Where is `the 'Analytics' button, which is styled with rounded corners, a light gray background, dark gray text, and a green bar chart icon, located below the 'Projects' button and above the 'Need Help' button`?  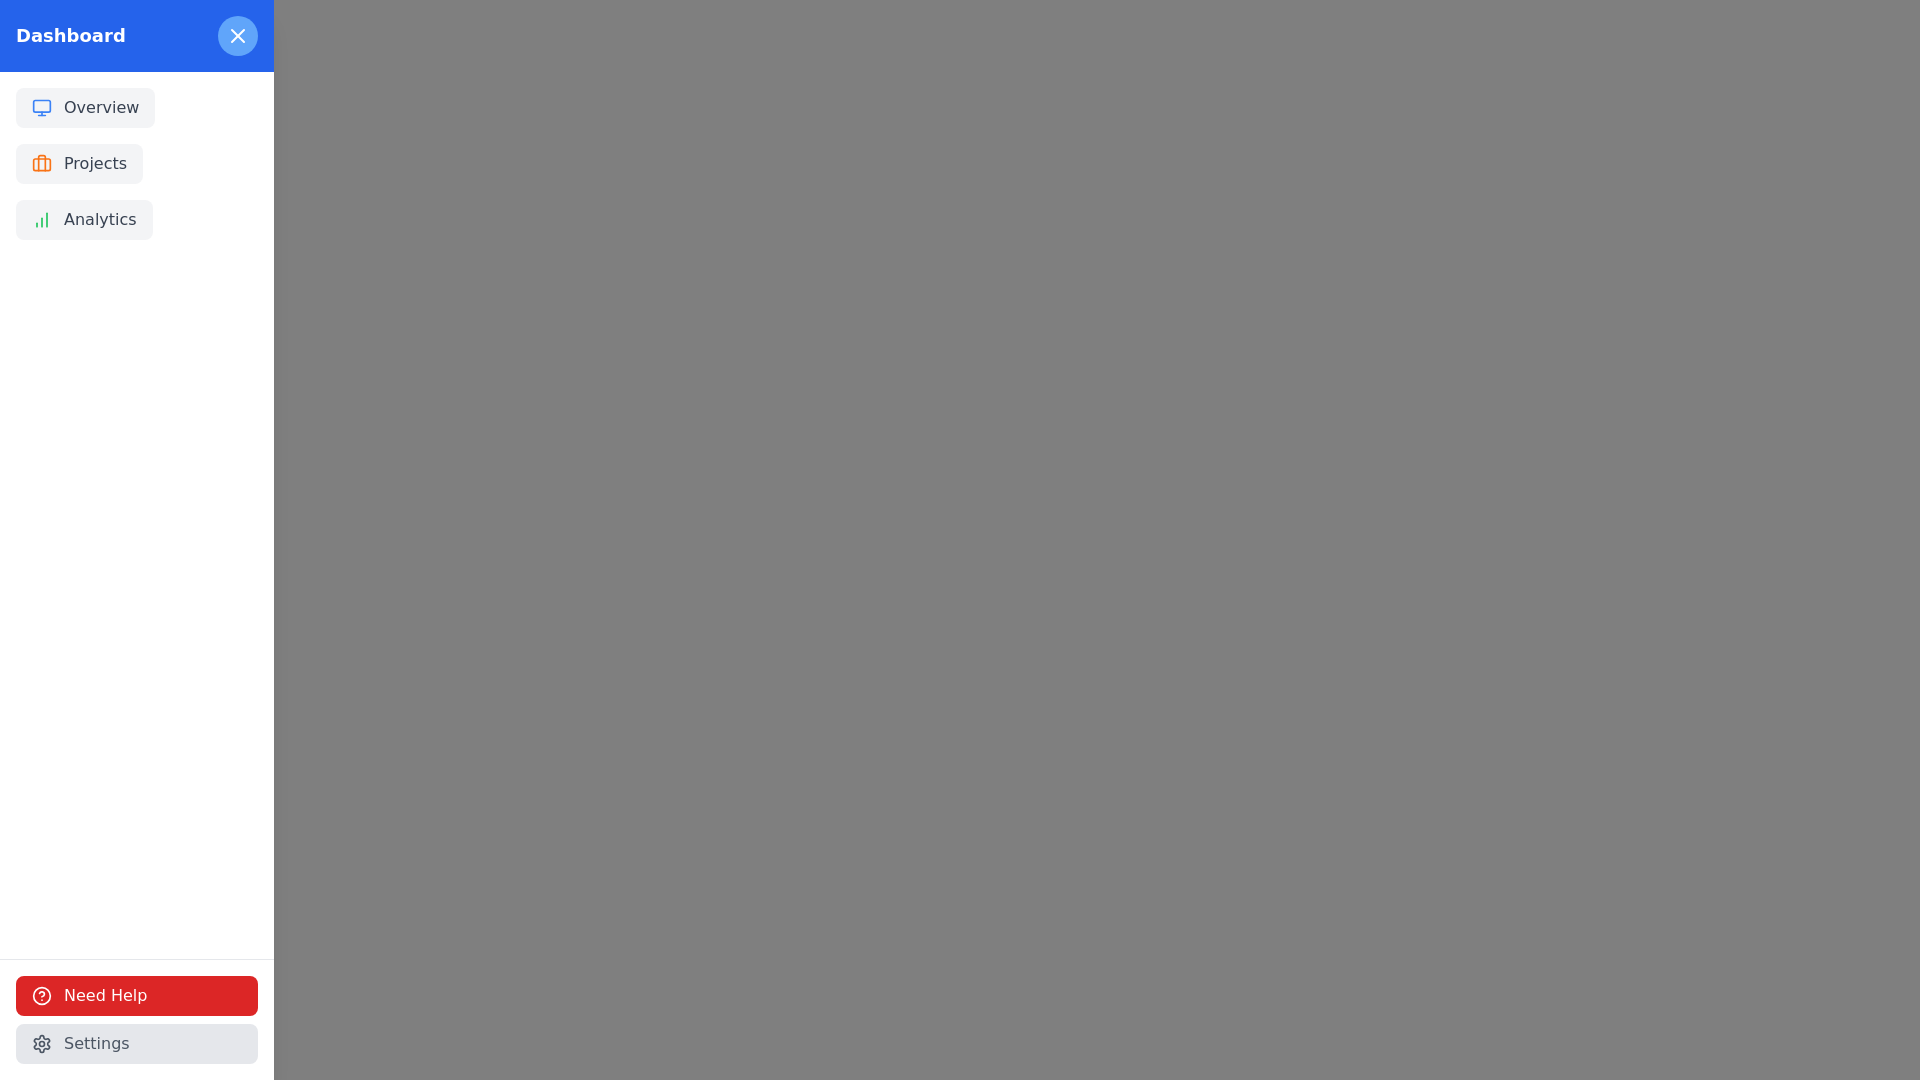 the 'Analytics' button, which is styled with rounded corners, a light gray background, dark gray text, and a green bar chart icon, located below the 'Projects' button and above the 'Need Help' button is located at coordinates (83, 219).